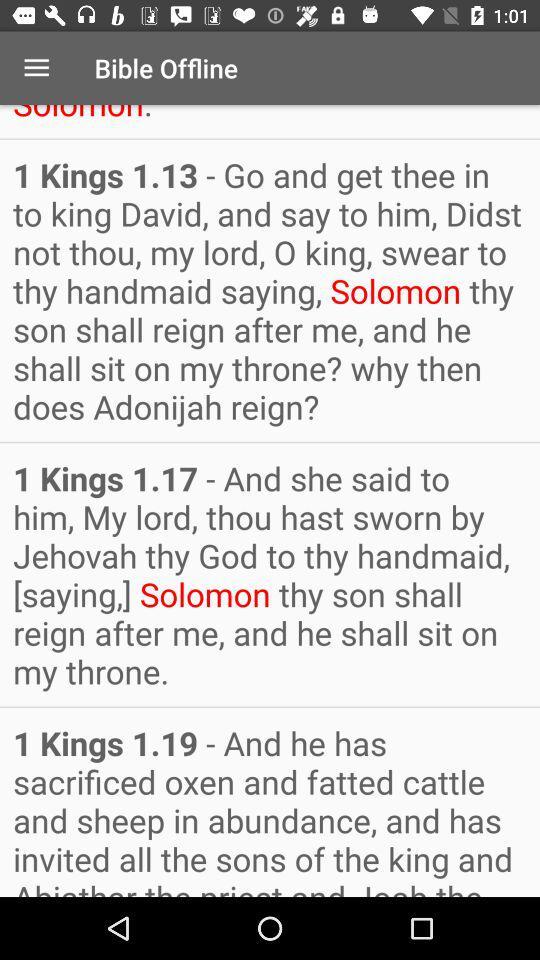 This screenshot has width=540, height=960. What do you see at coordinates (36, 68) in the screenshot?
I see `item next to the bible offline` at bounding box center [36, 68].